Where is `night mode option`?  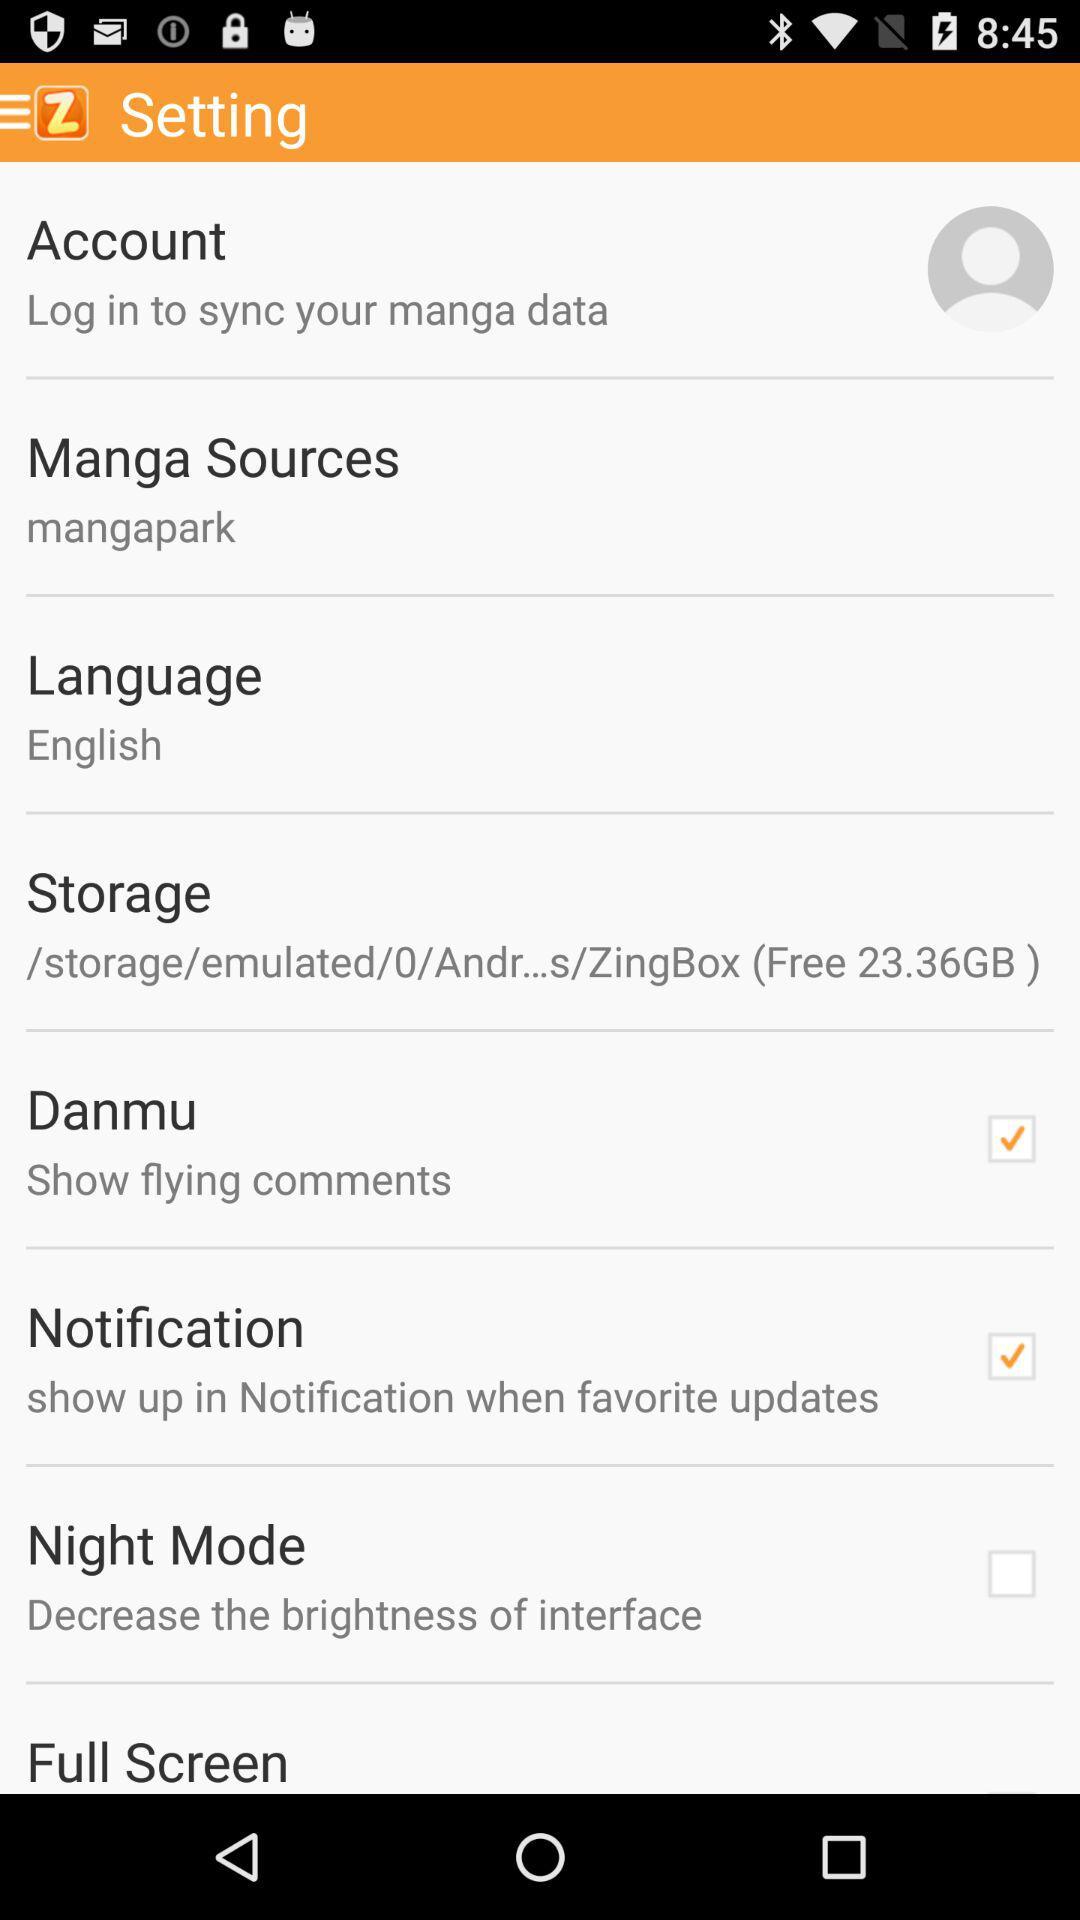
night mode option is located at coordinates (1011, 1573).